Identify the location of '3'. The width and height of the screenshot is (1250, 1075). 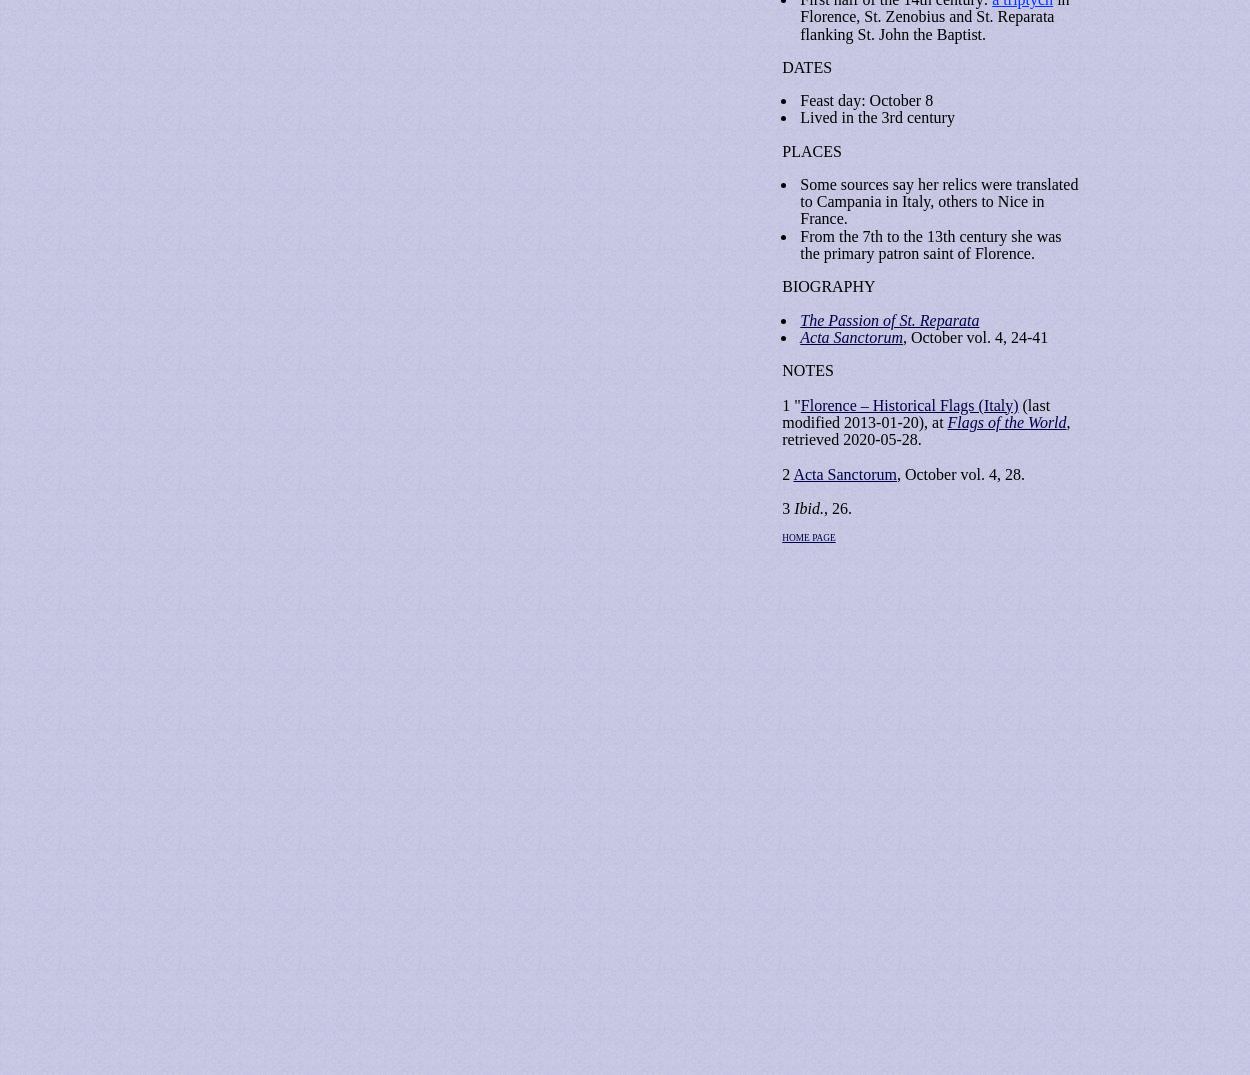
(786, 507).